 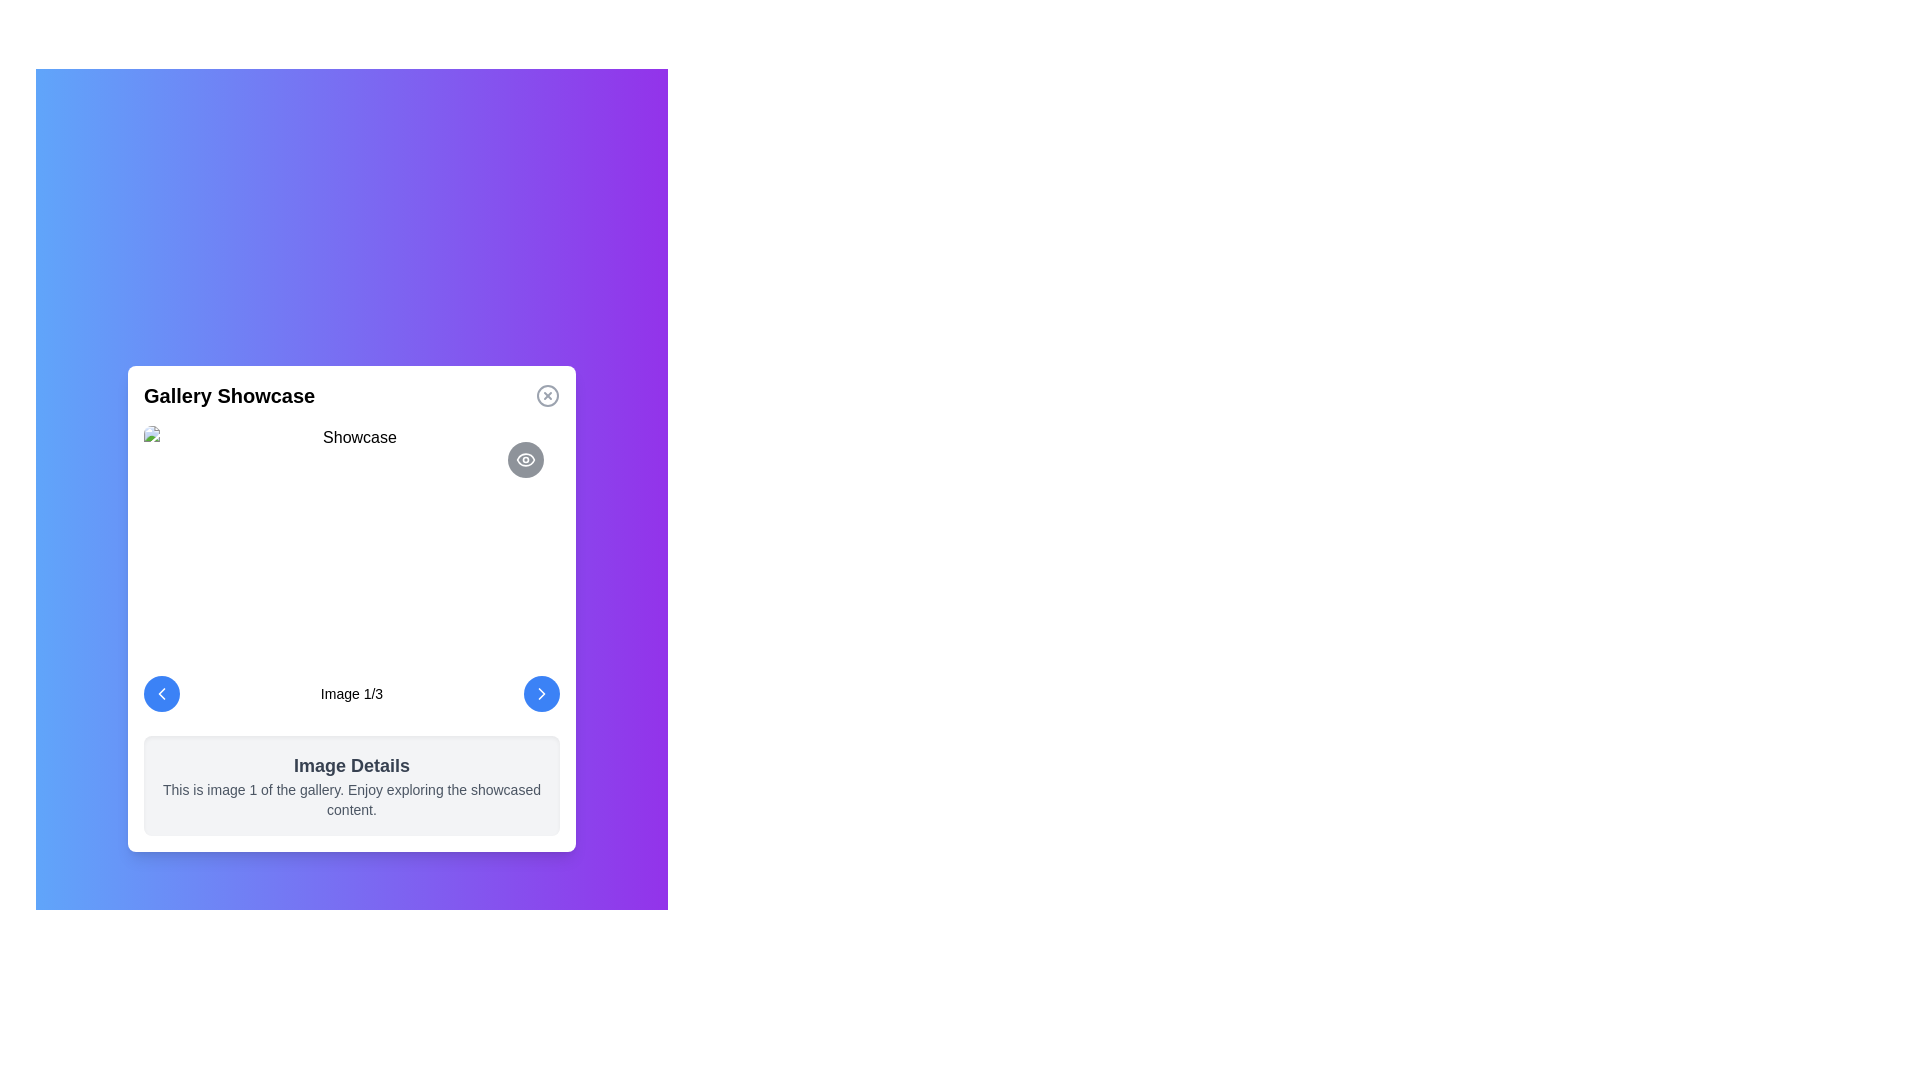 What do you see at coordinates (162, 693) in the screenshot?
I see `the left-facing chevron icon within the circular blue button in the lower-left area of the modal dialog to receive visual feedback` at bounding box center [162, 693].